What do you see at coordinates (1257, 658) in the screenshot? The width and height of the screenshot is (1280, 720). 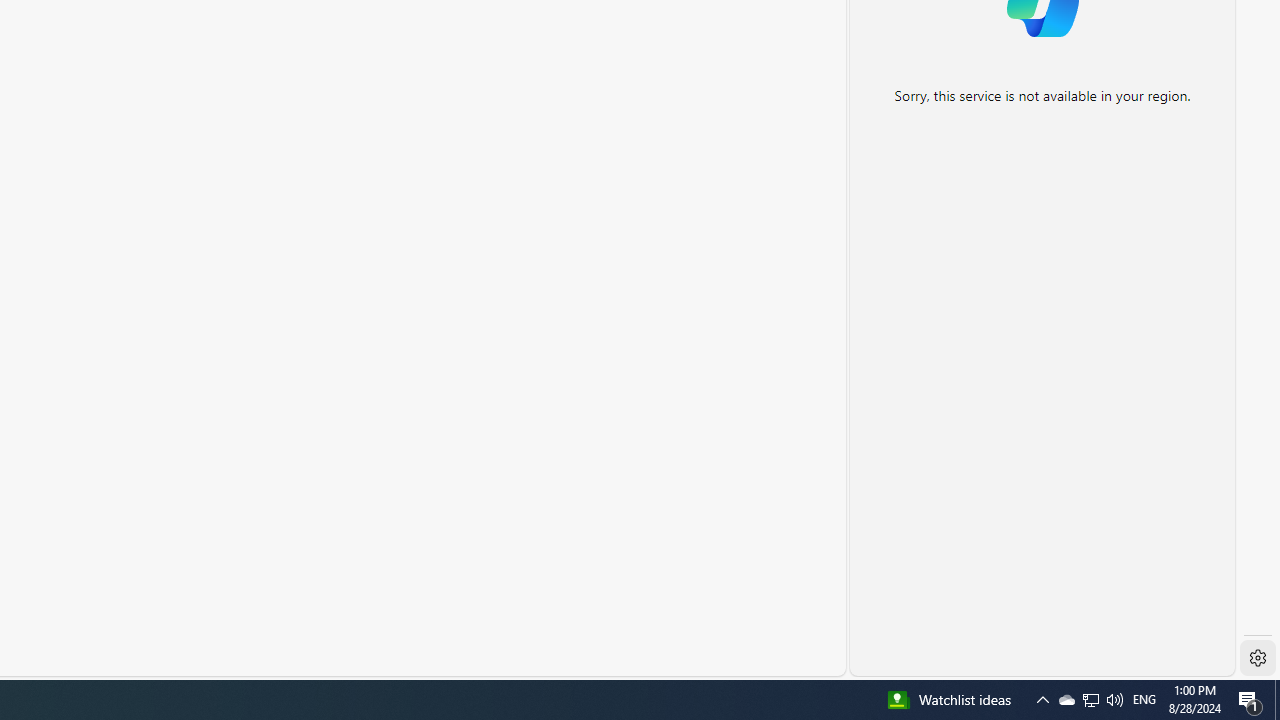 I see `'Settings'` at bounding box center [1257, 658].